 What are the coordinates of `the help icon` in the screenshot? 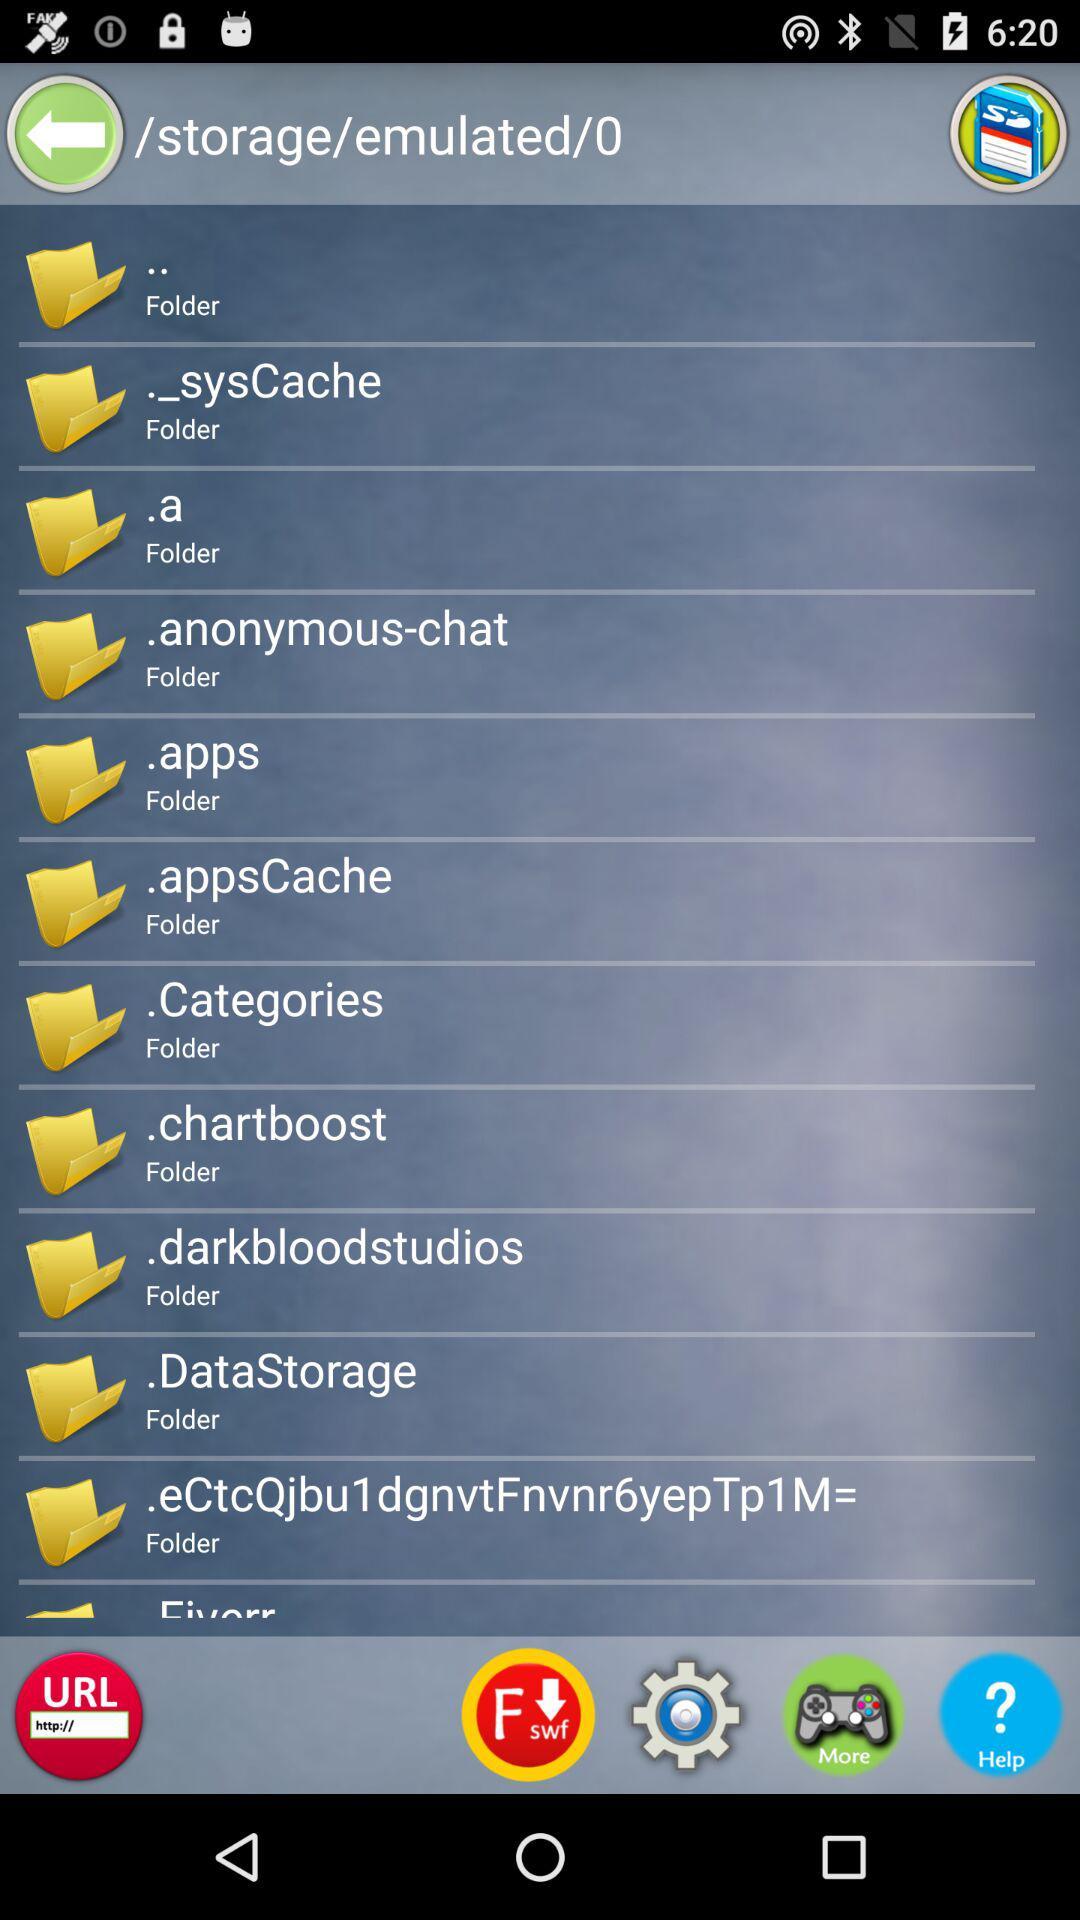 It's located at (1001, 1835).